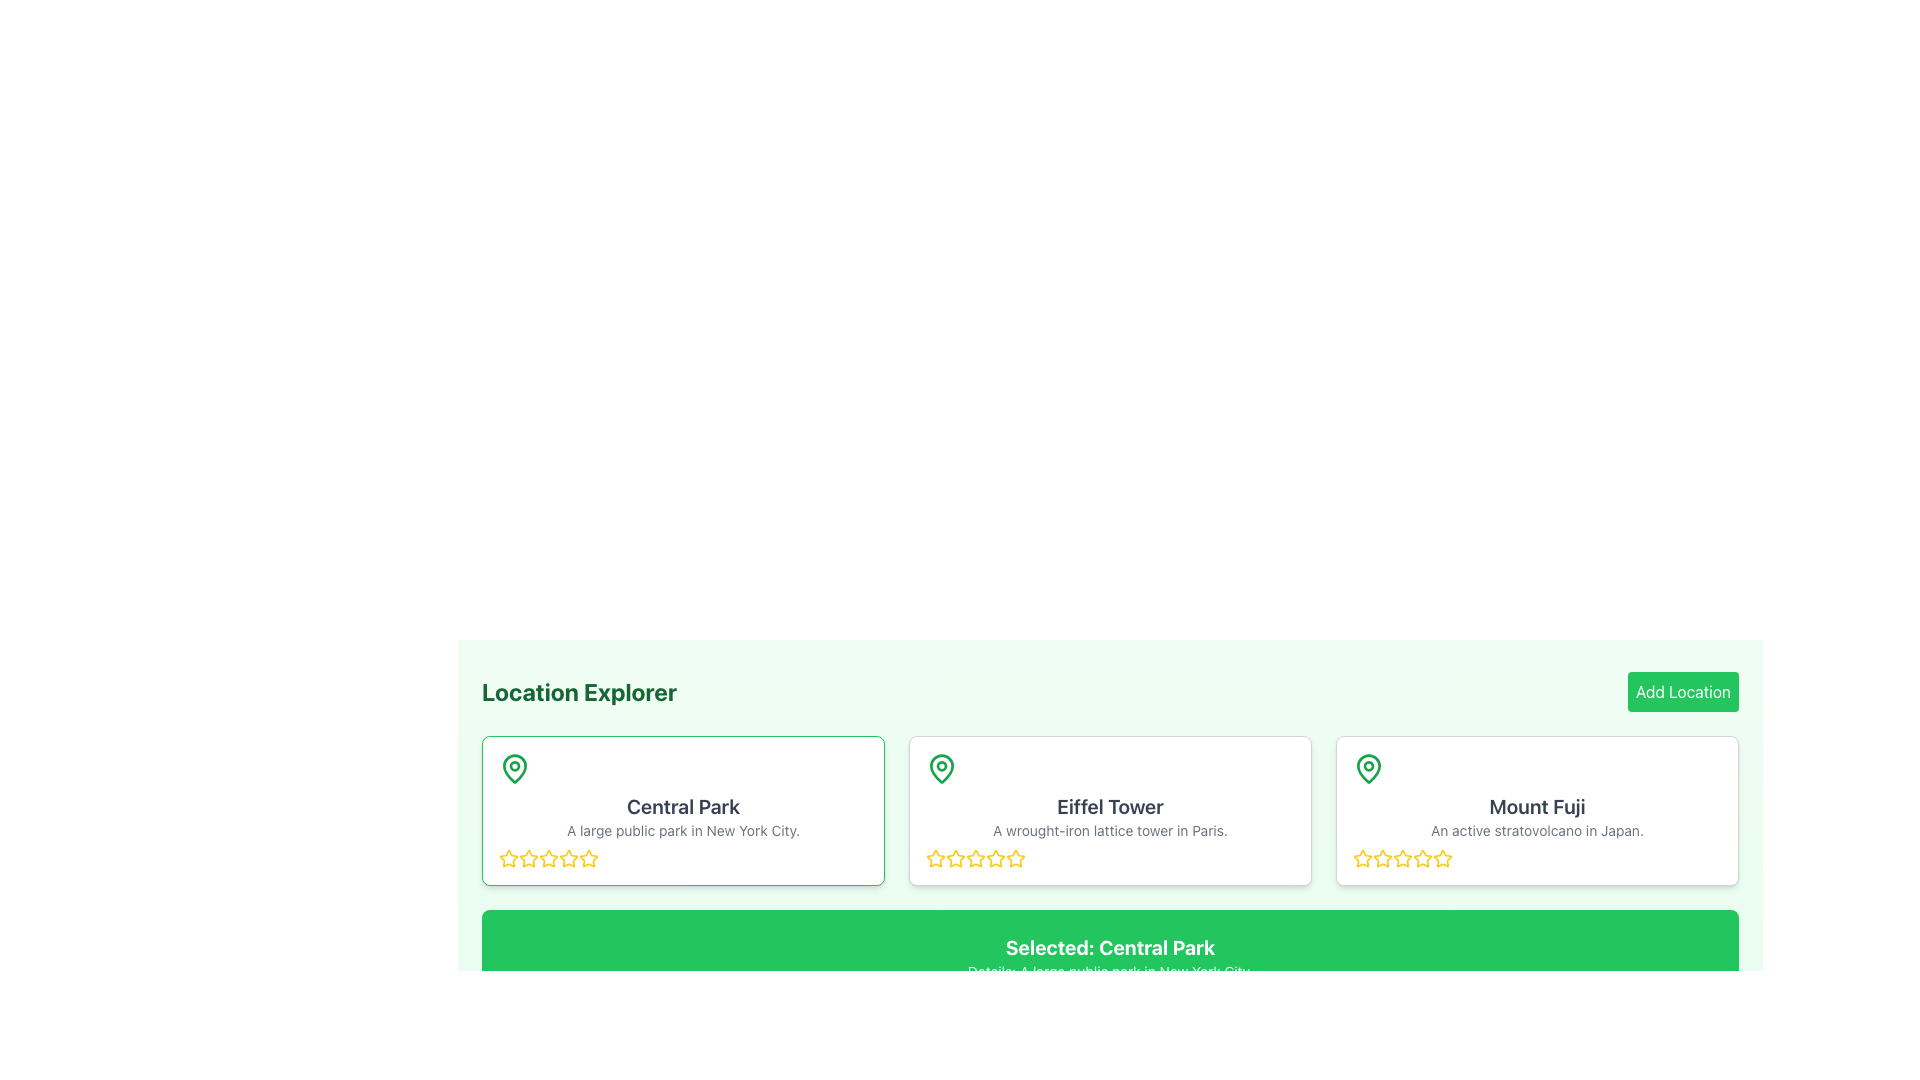 The width and height of the screenshot is (1920, 1080). What do you see at coordinates (1443, 857) in the screenshot?
I see `the fourth star in the five-star rating system for the 'Mount Fuji' location to adjust ratings` at bounding box center [1443, 857].